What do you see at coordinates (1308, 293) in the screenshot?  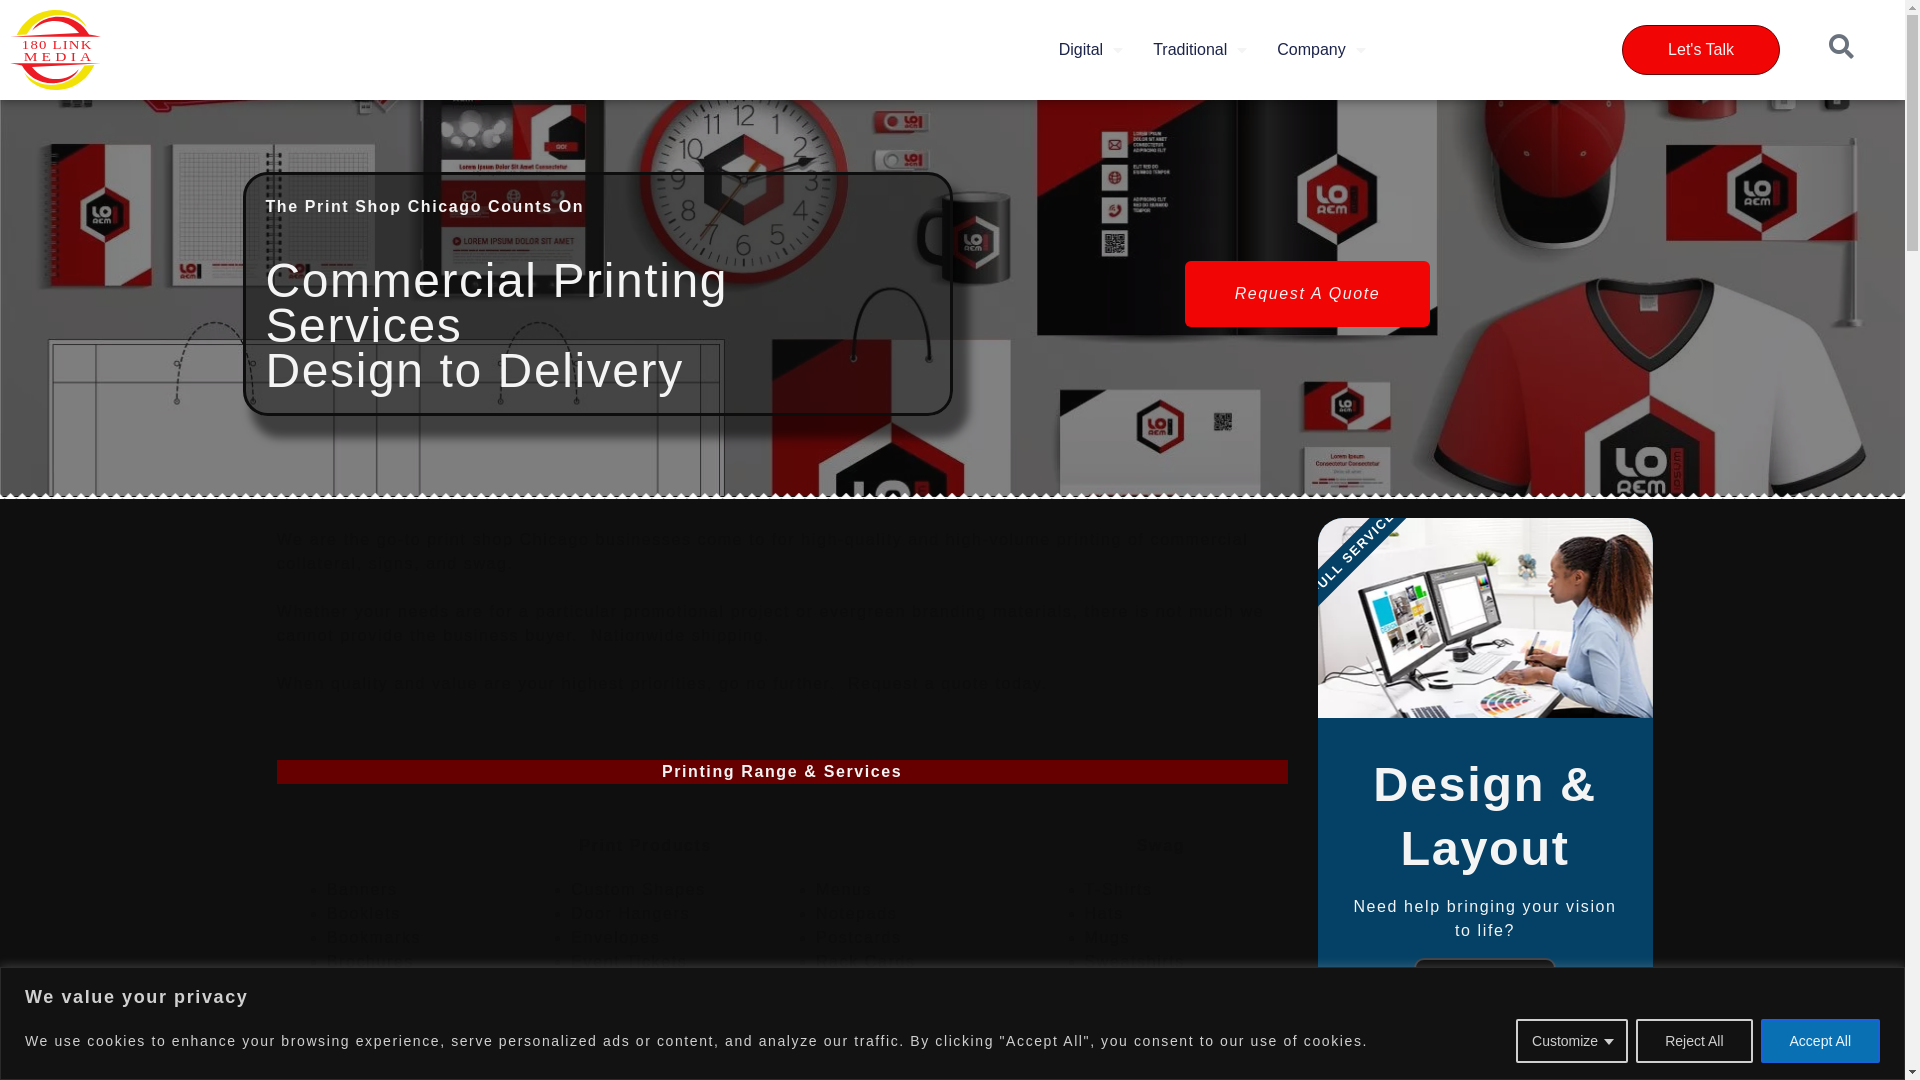 I see `'Request A Quote'` at bounding box center [1308, 293].